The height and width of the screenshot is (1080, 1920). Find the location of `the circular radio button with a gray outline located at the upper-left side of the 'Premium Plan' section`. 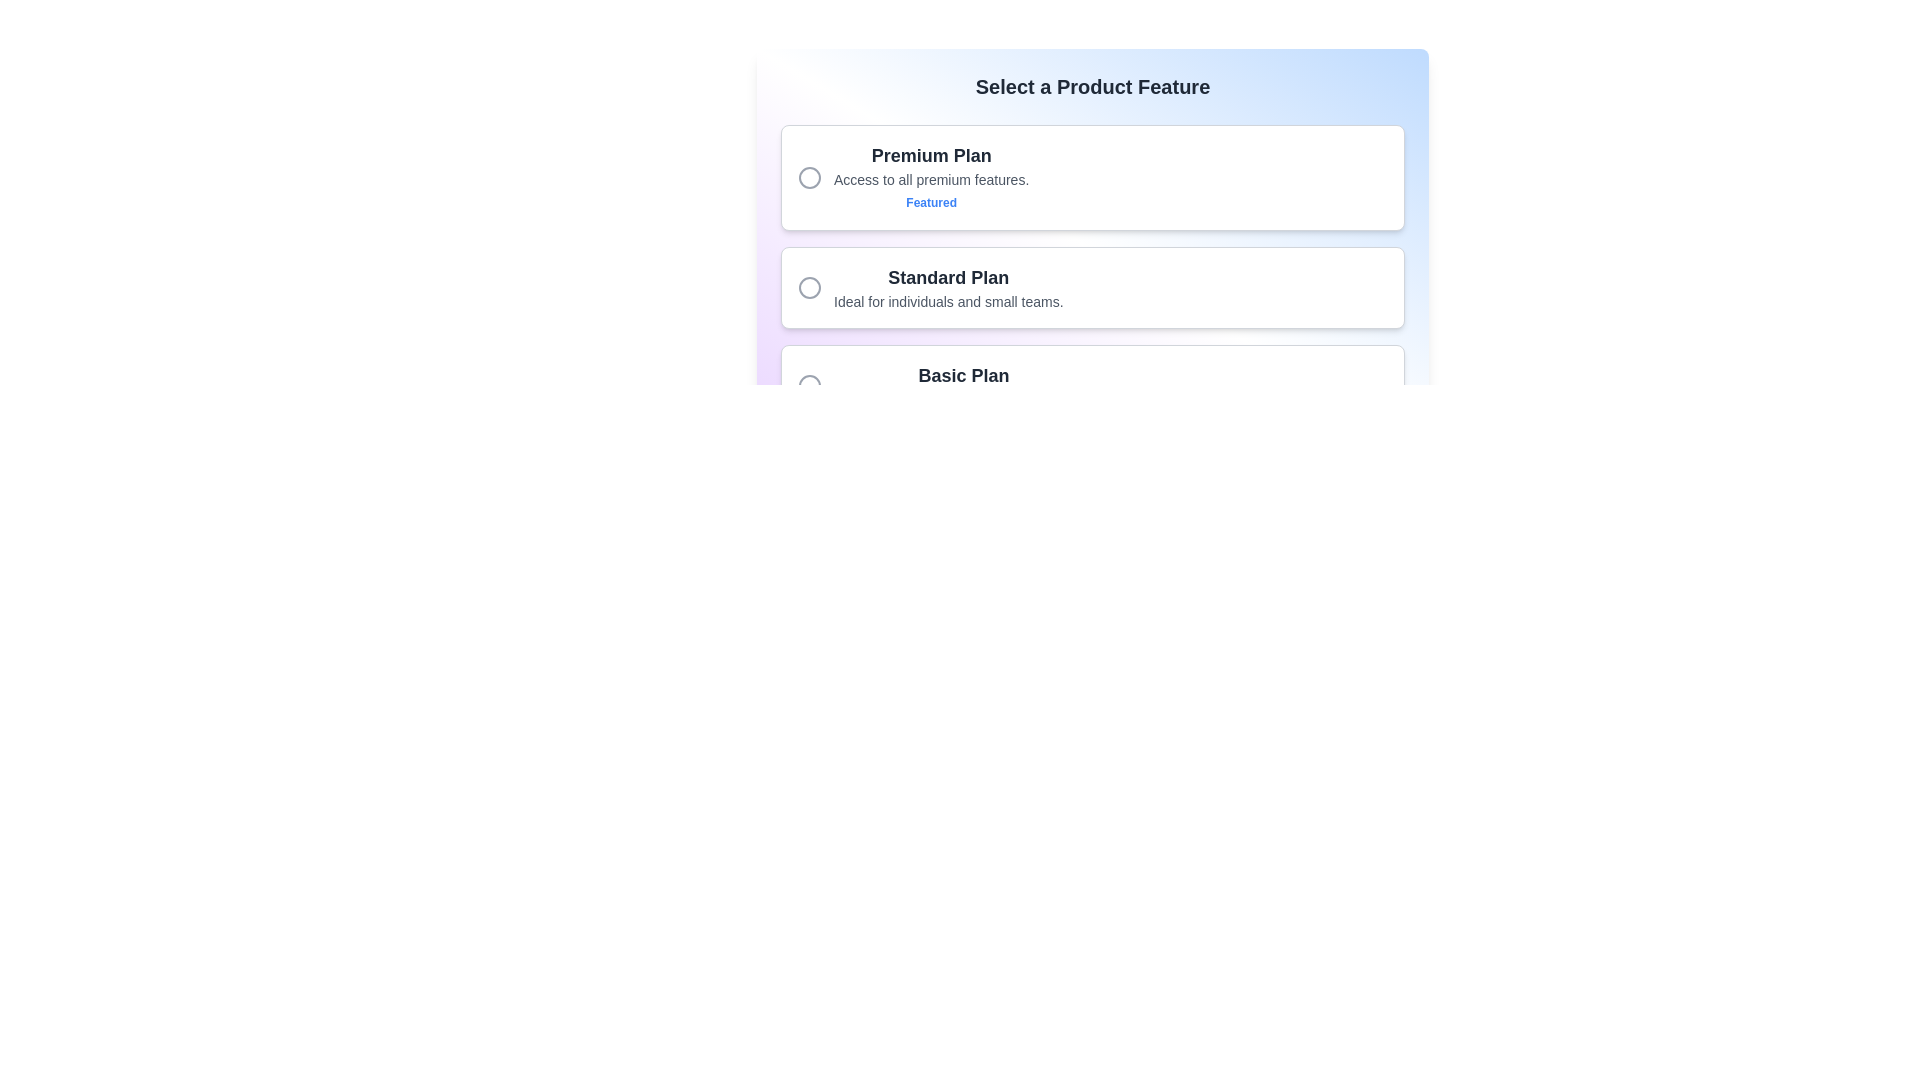

the circular radio button with a gray outline located at the upper-left side of the 'Premium Plan' section is located at coordinates (810, 176).